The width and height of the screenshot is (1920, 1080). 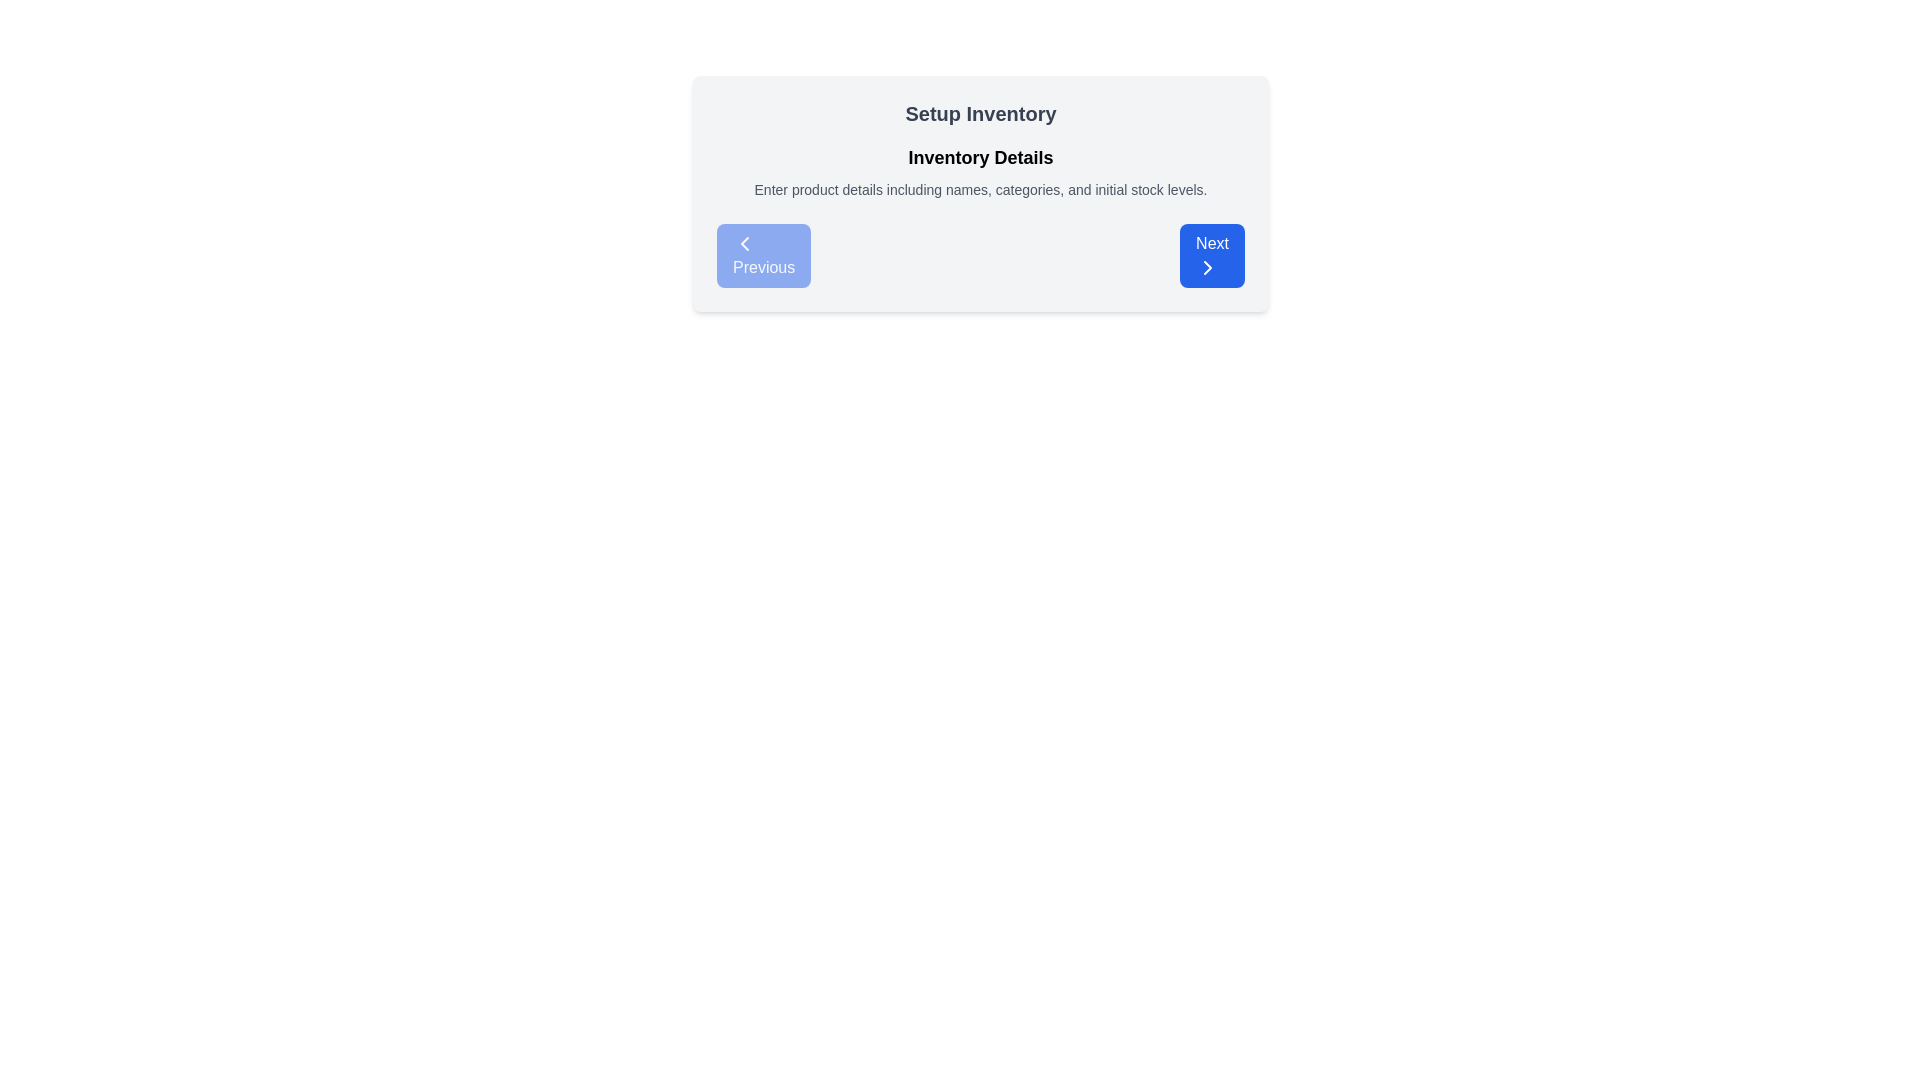 What do you see at coordinates (980, 171) in the screenshot?
I see `the 'Inventory Details' text display element, which shows instructions for entering product details, located below the 'Setup Inventory' heading and above the navigation buttons` at bounding box center [980, 171].